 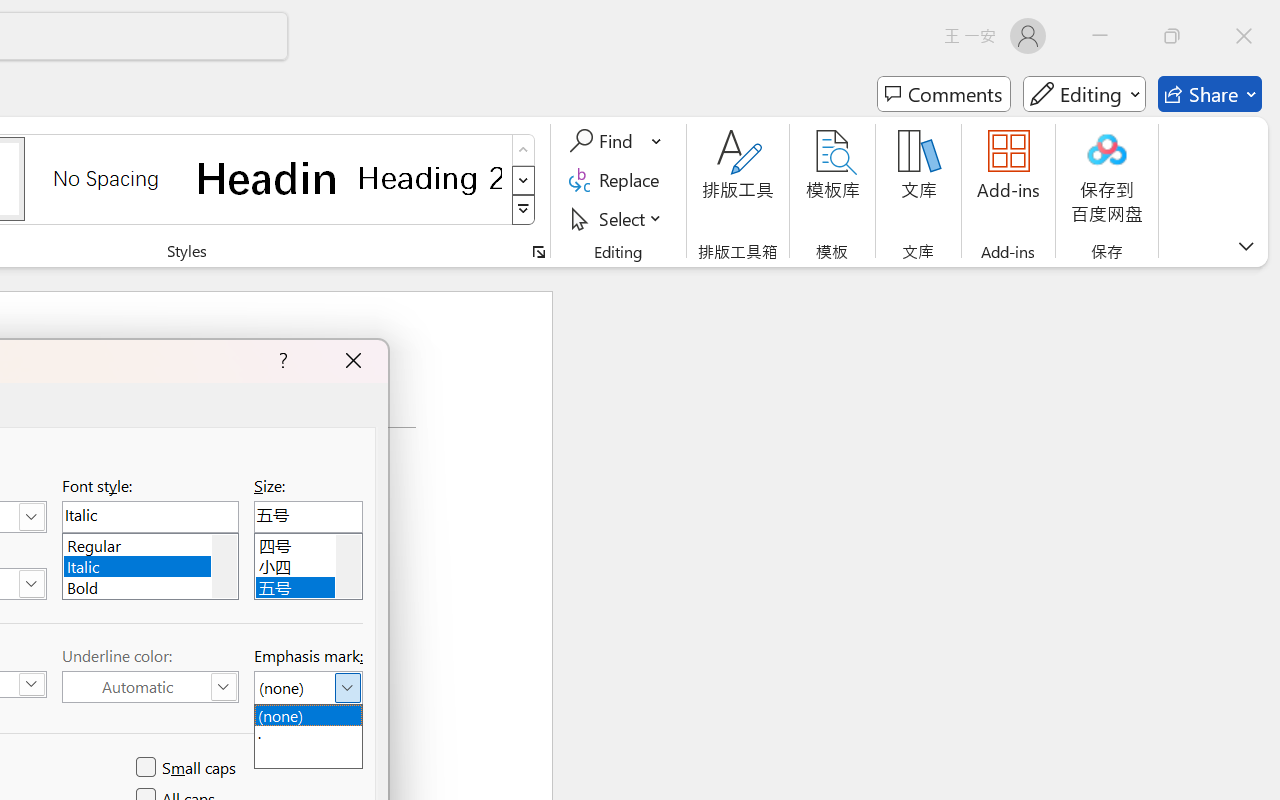 I want to click on 'Heading 2', so click(x=429, y=177).